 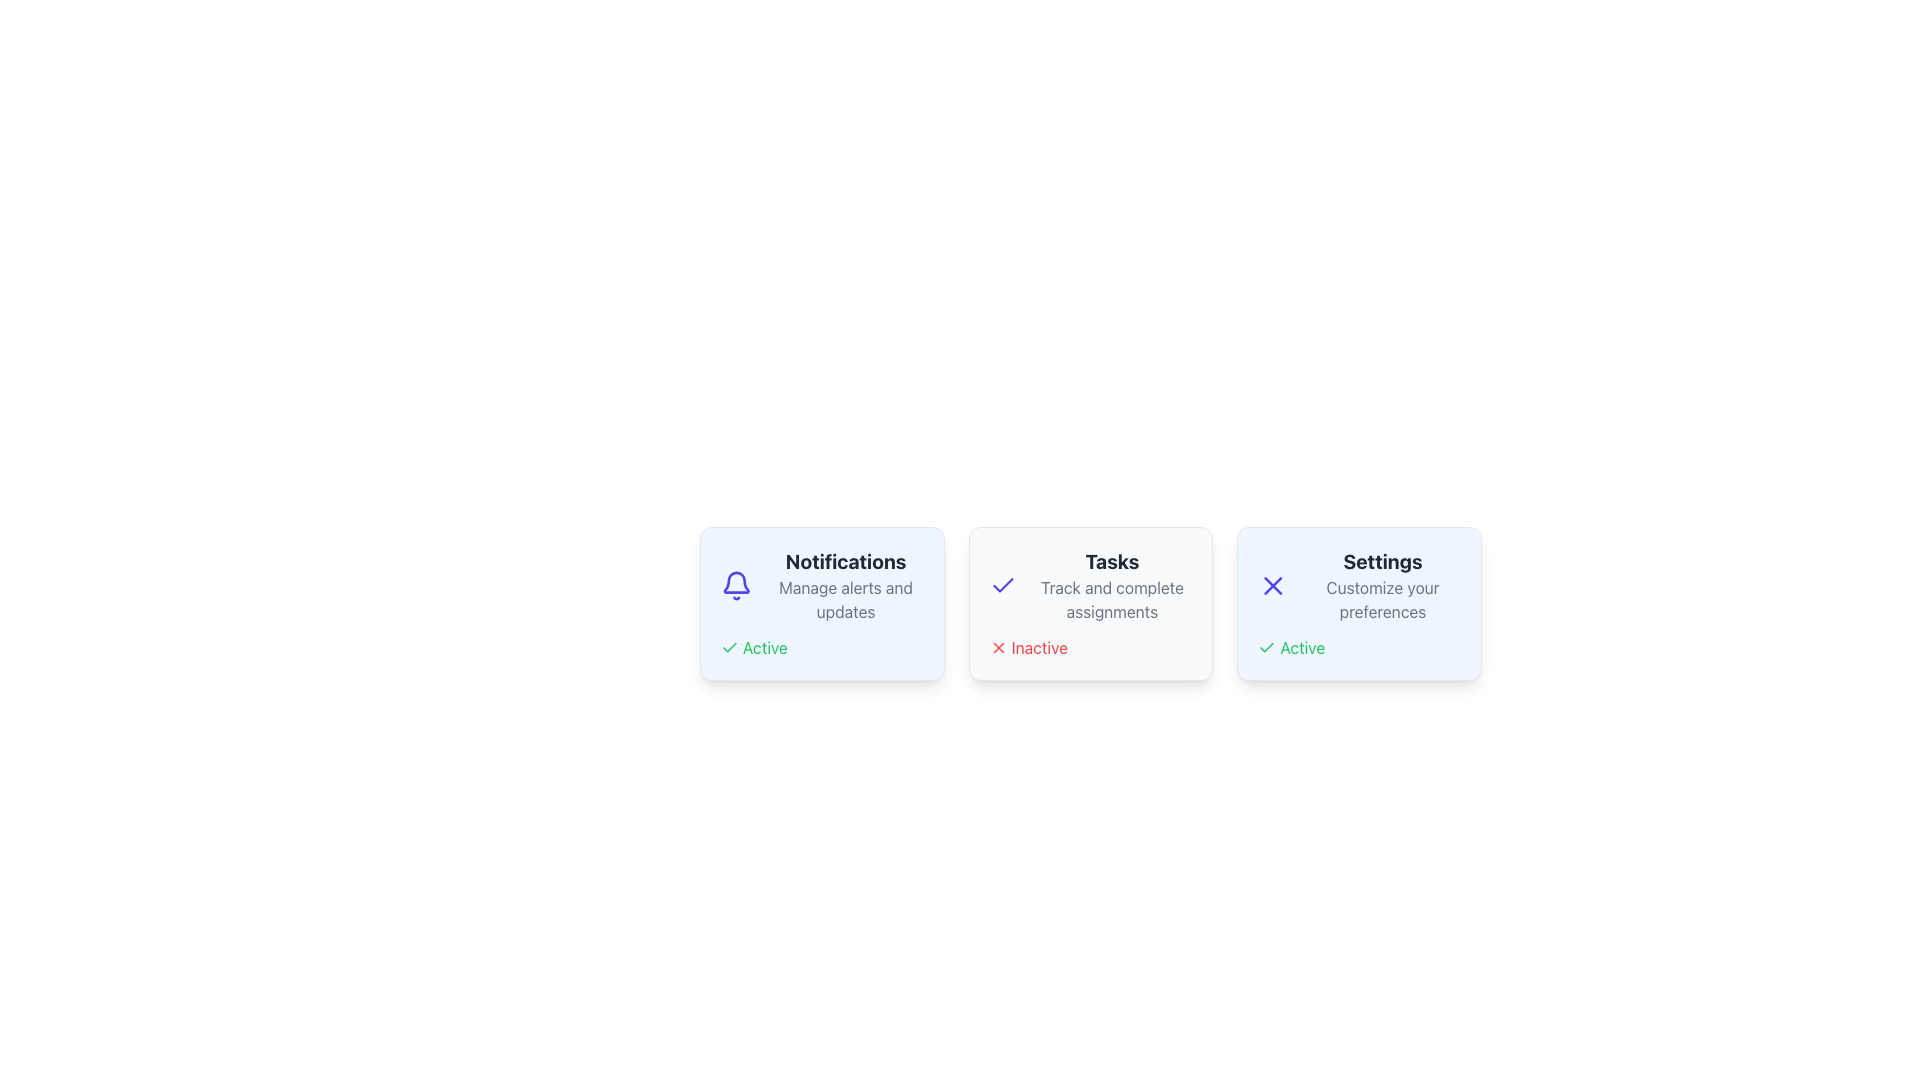 What do you see at coordinates (1381, 599) in the screenshot?
I see `the static text label that provides descriptive information about the 'Settings' section functionality, located in the third card beneath the 'Settings' title` at bounding box center [1381, 599].